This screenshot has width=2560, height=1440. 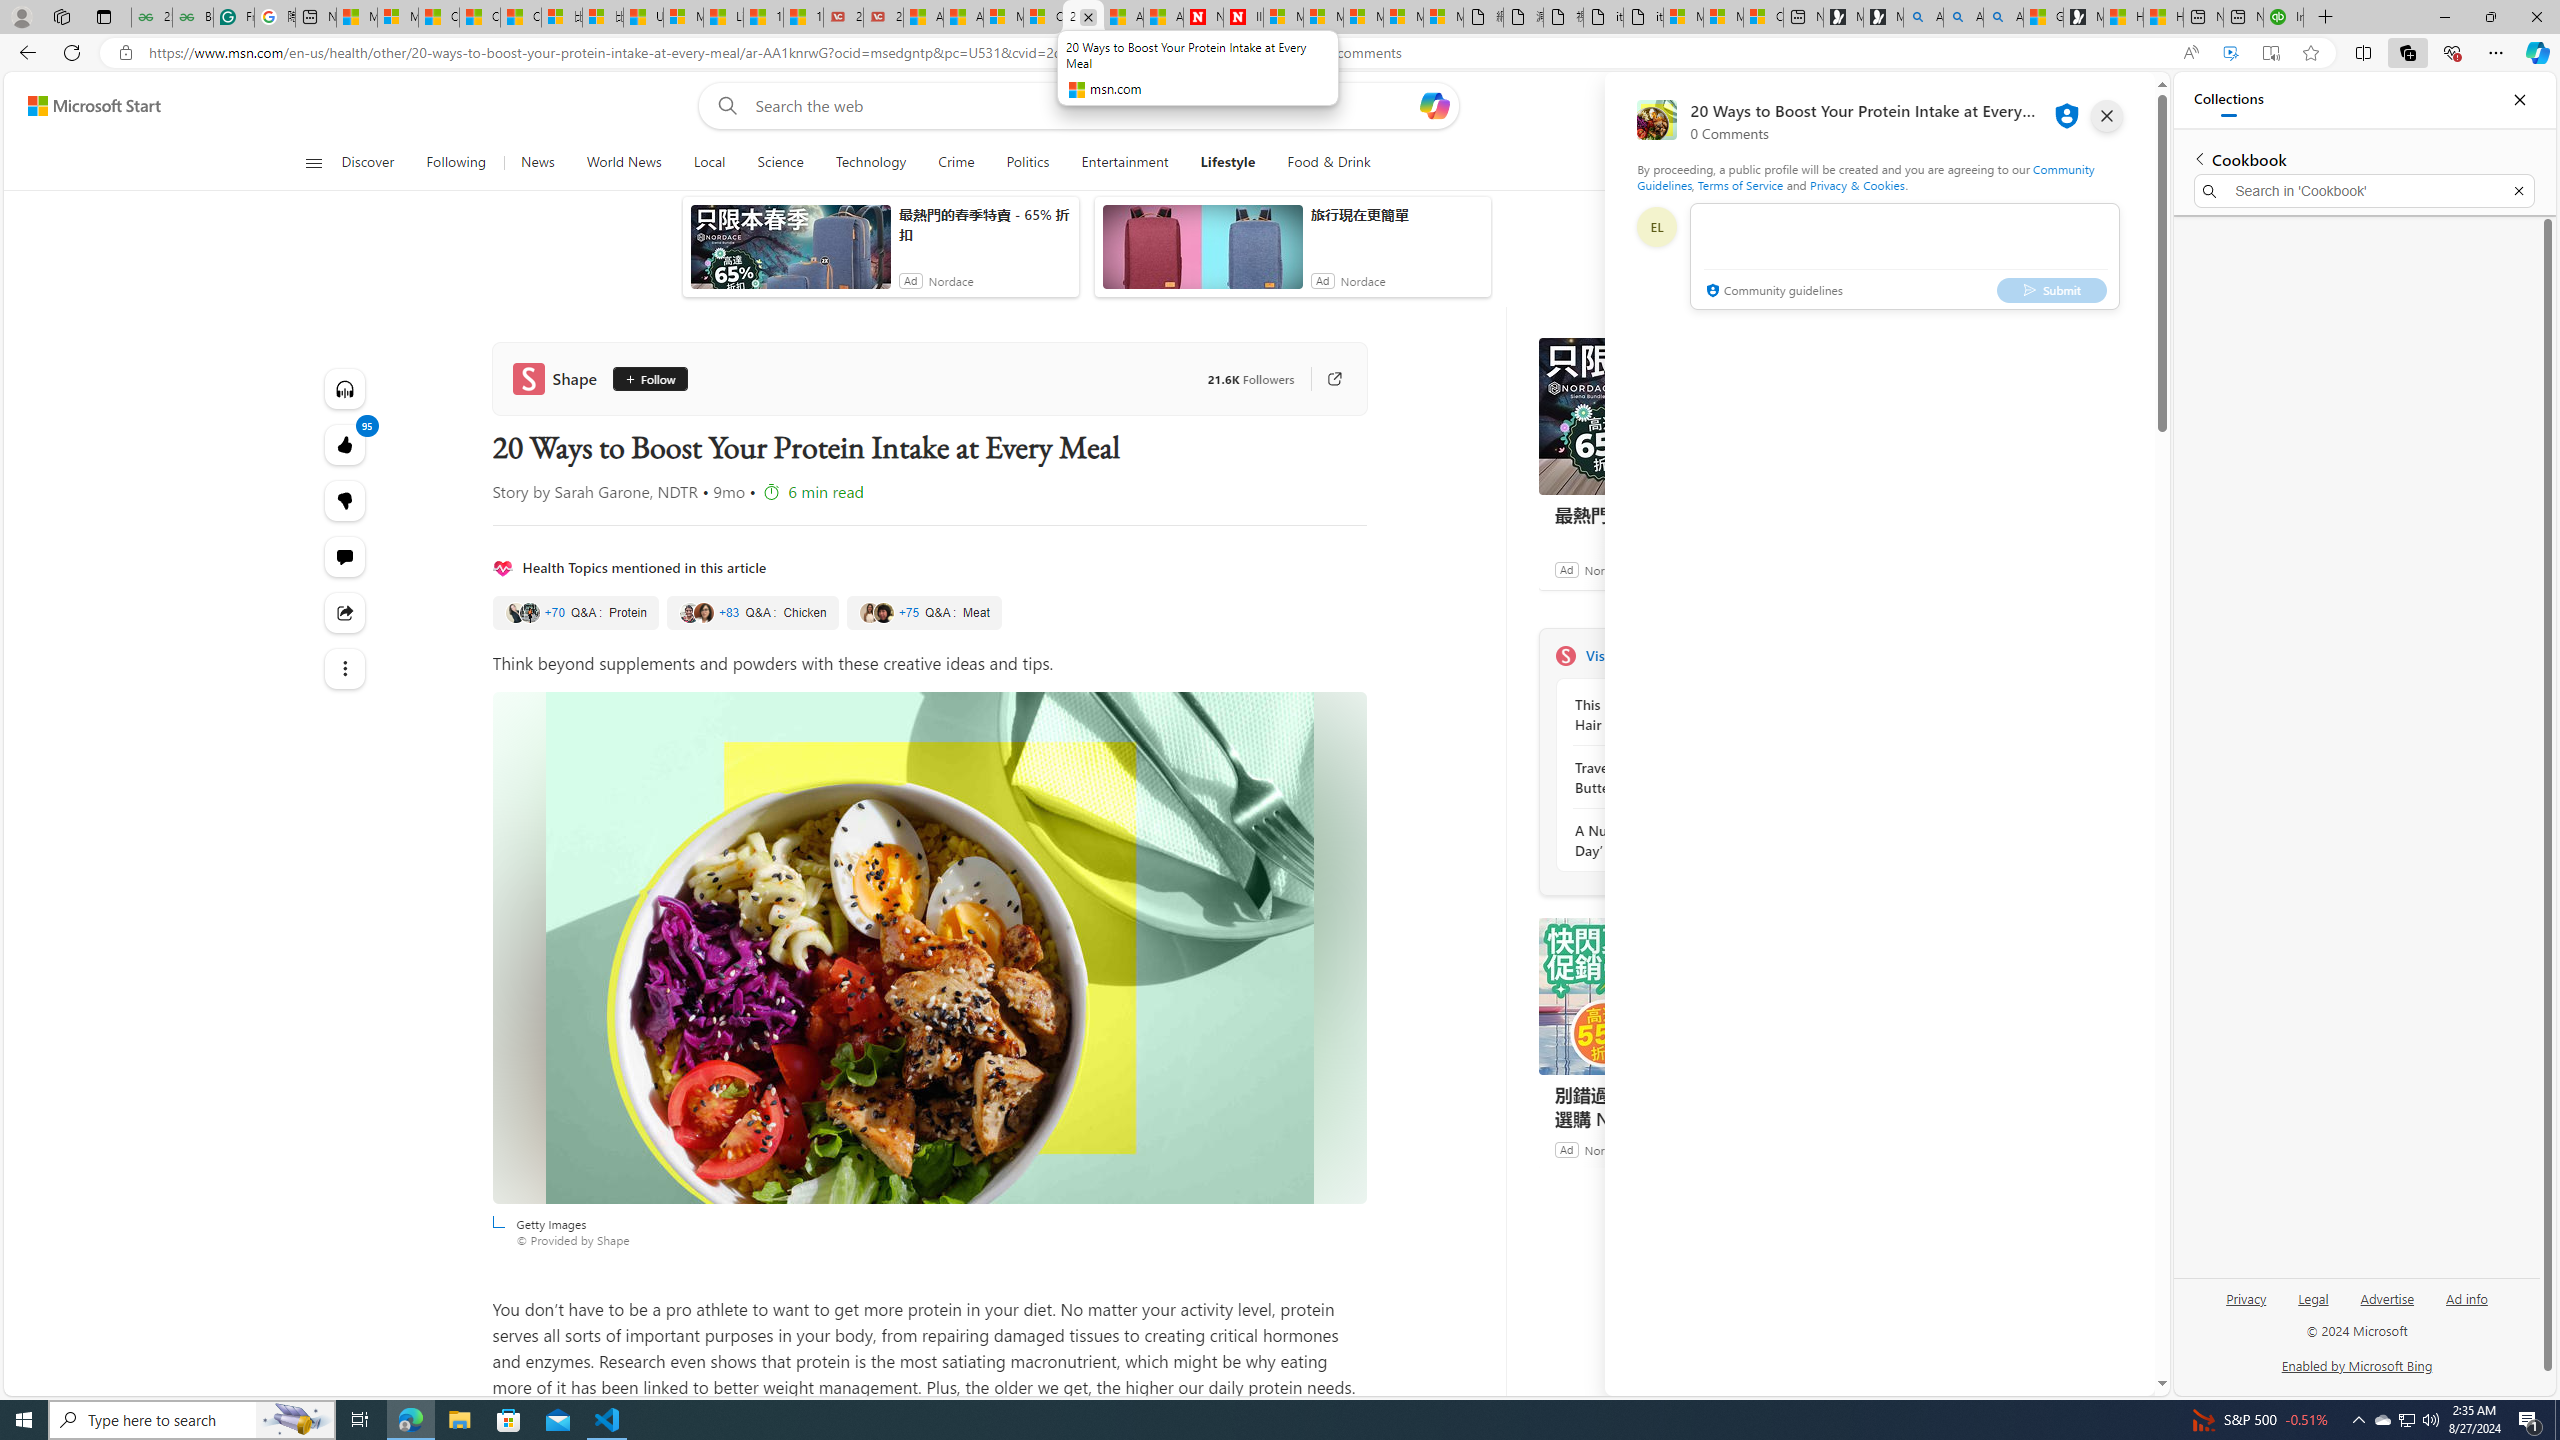 I want to click on 'Science', so click(x=779, y=162).